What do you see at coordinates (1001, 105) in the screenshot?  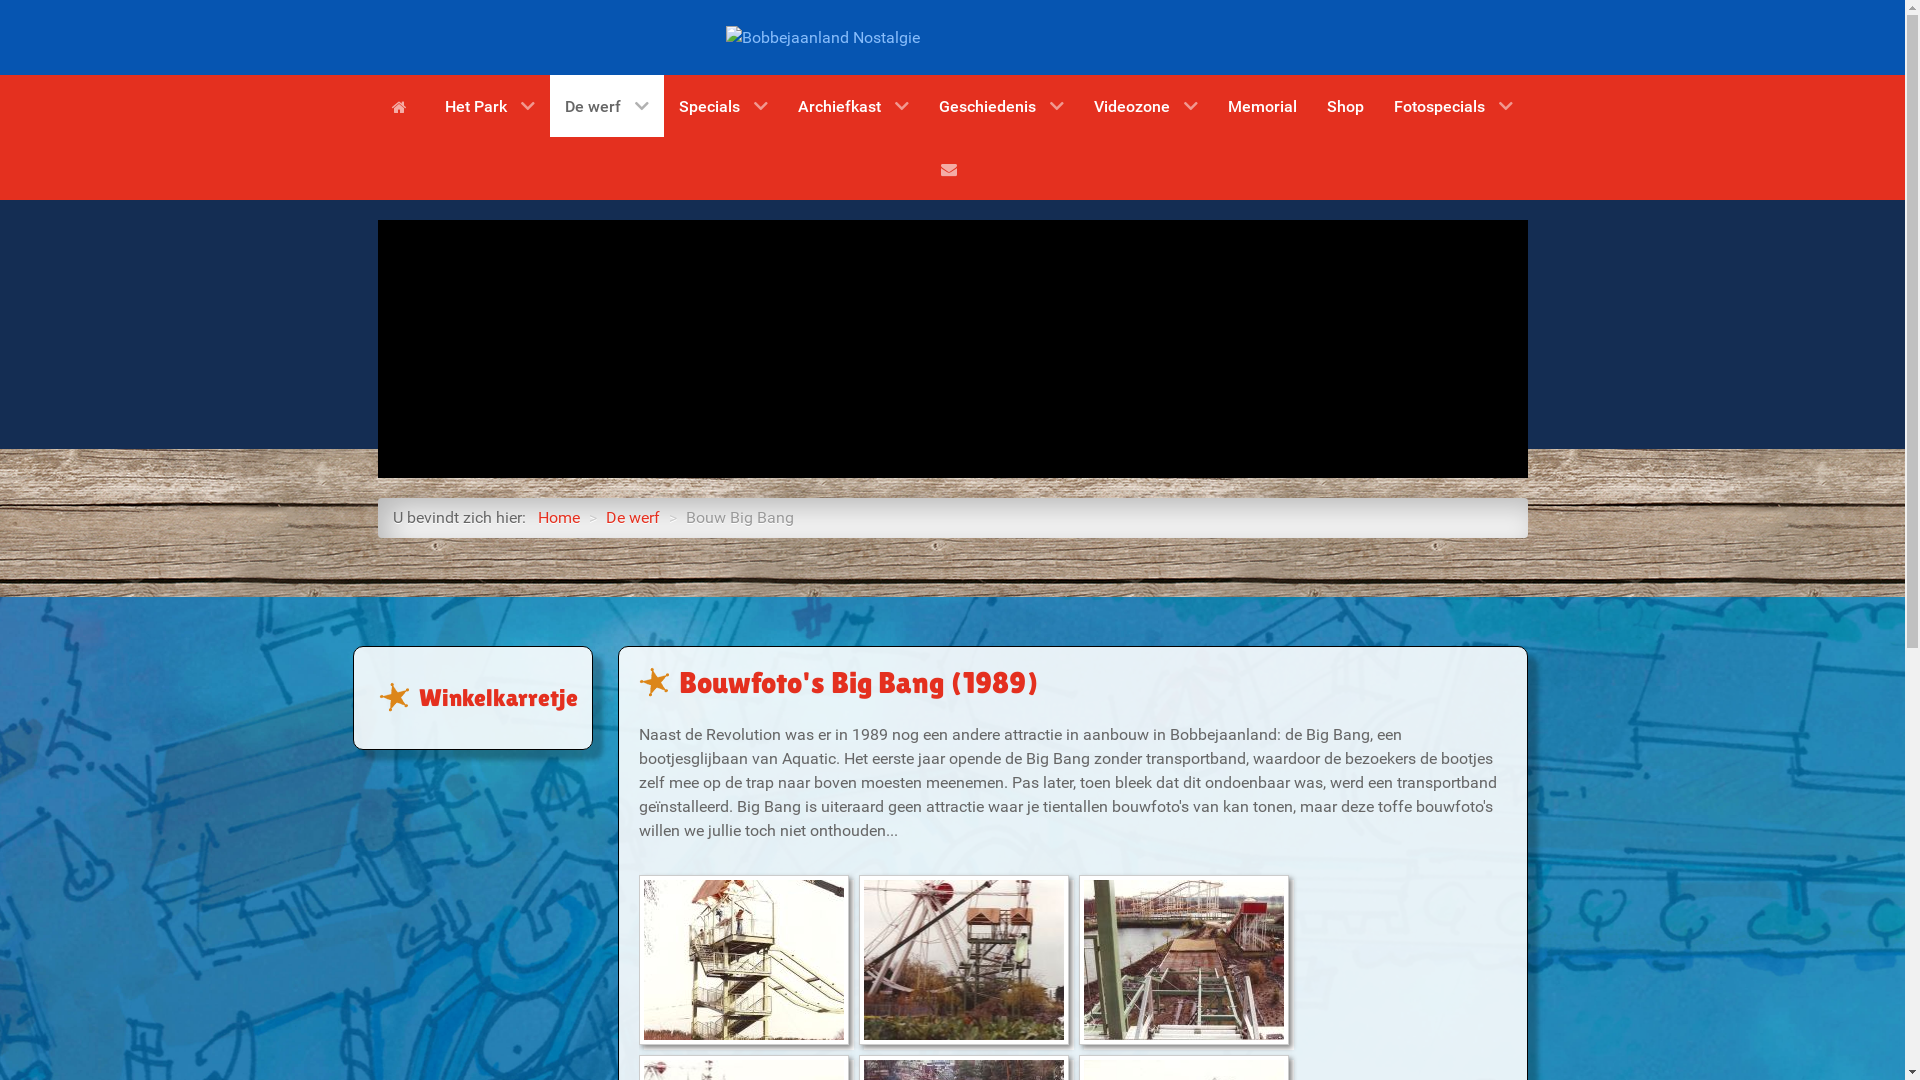 I see `'Geschiedenis'` at bounding box center [1001, 105].